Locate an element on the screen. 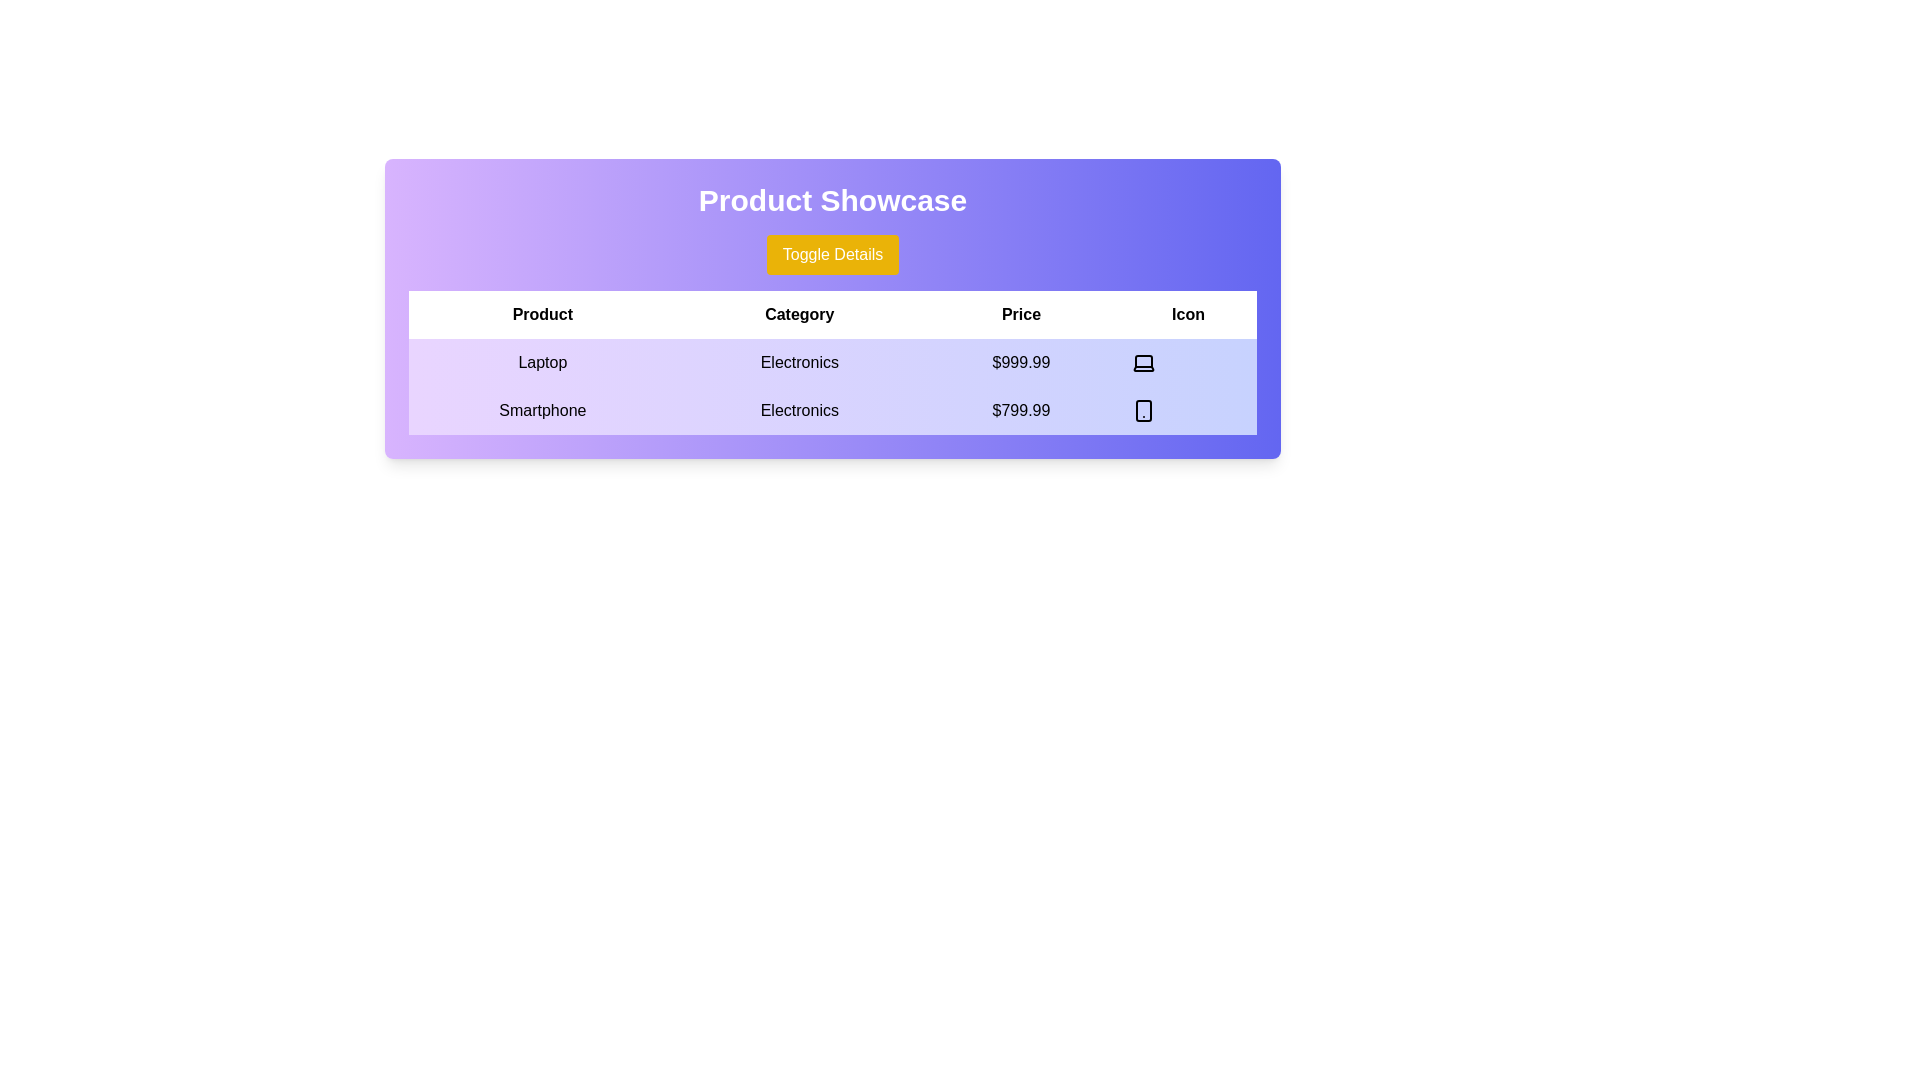 This screenshot has height=1080, width=1920. the static text label displaying the price of the listed product, which is located in the third column of the first row of the table under the 'Price' header is located at coordinates (1021, 362).